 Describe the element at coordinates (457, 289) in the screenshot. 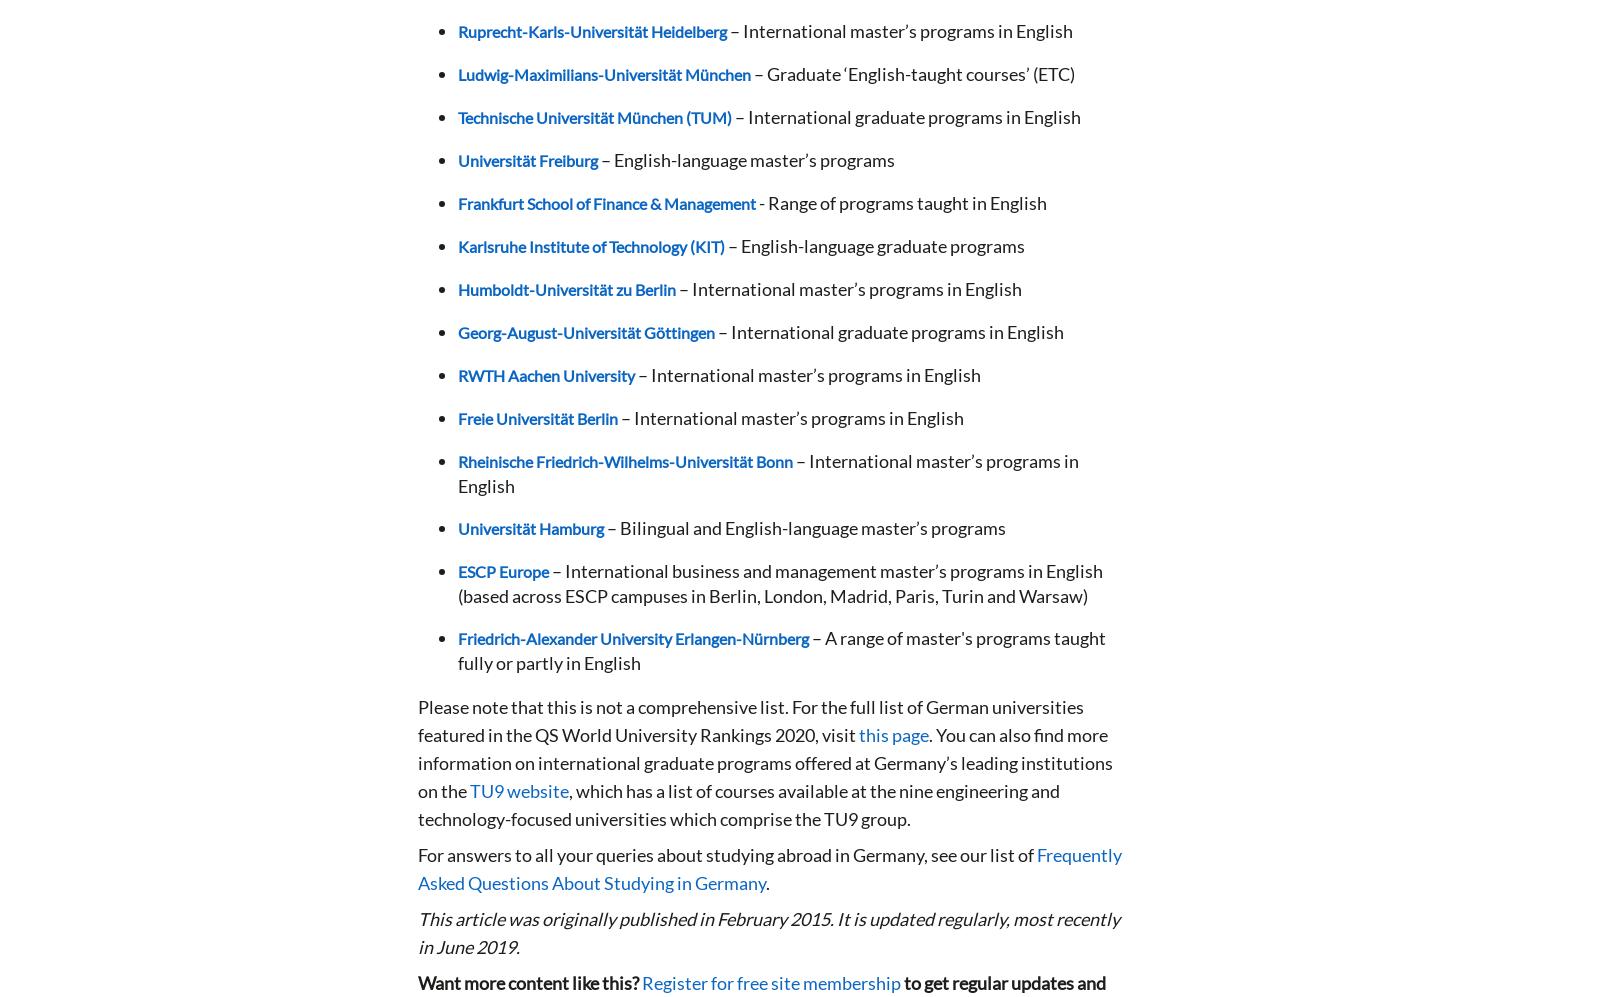

I see `'Humboldt-Universität zu Berlin'` at that location.